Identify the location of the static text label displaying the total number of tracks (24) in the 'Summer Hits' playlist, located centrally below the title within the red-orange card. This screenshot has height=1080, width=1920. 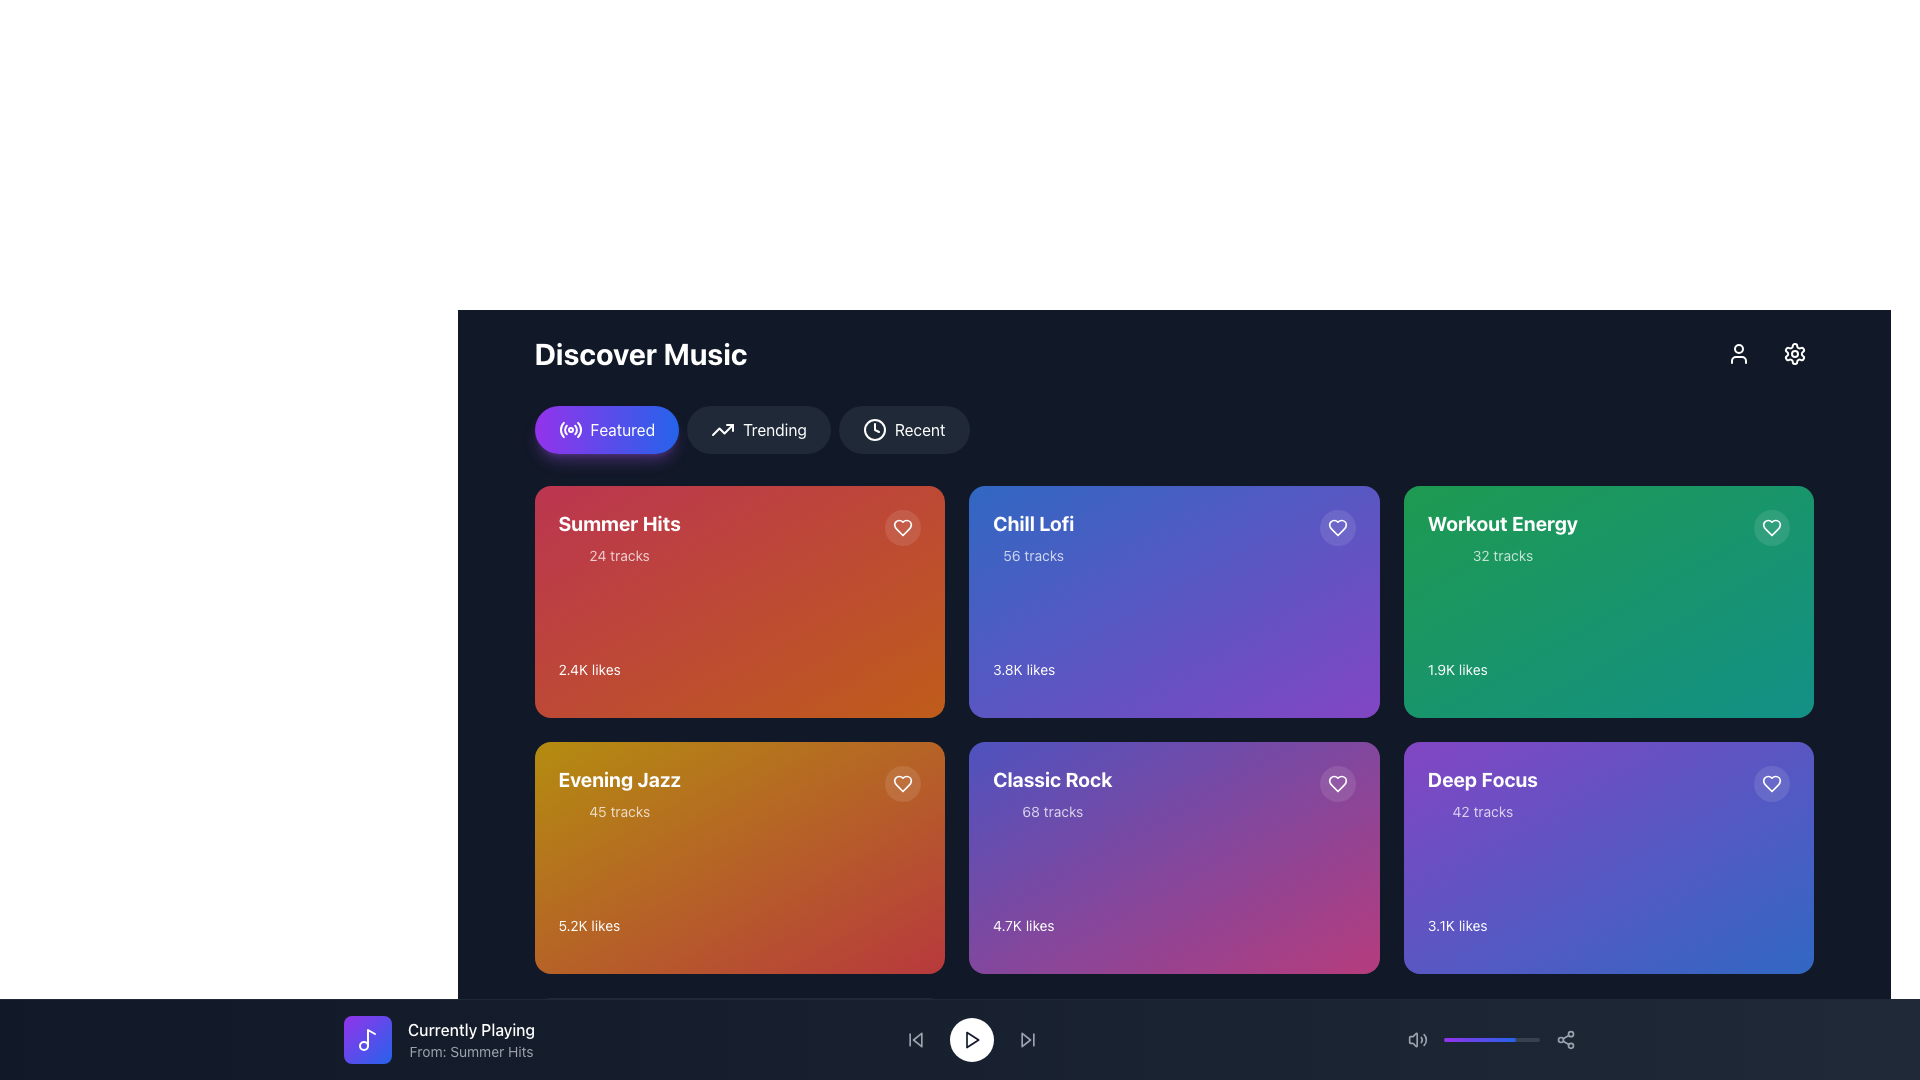
(618, 555).